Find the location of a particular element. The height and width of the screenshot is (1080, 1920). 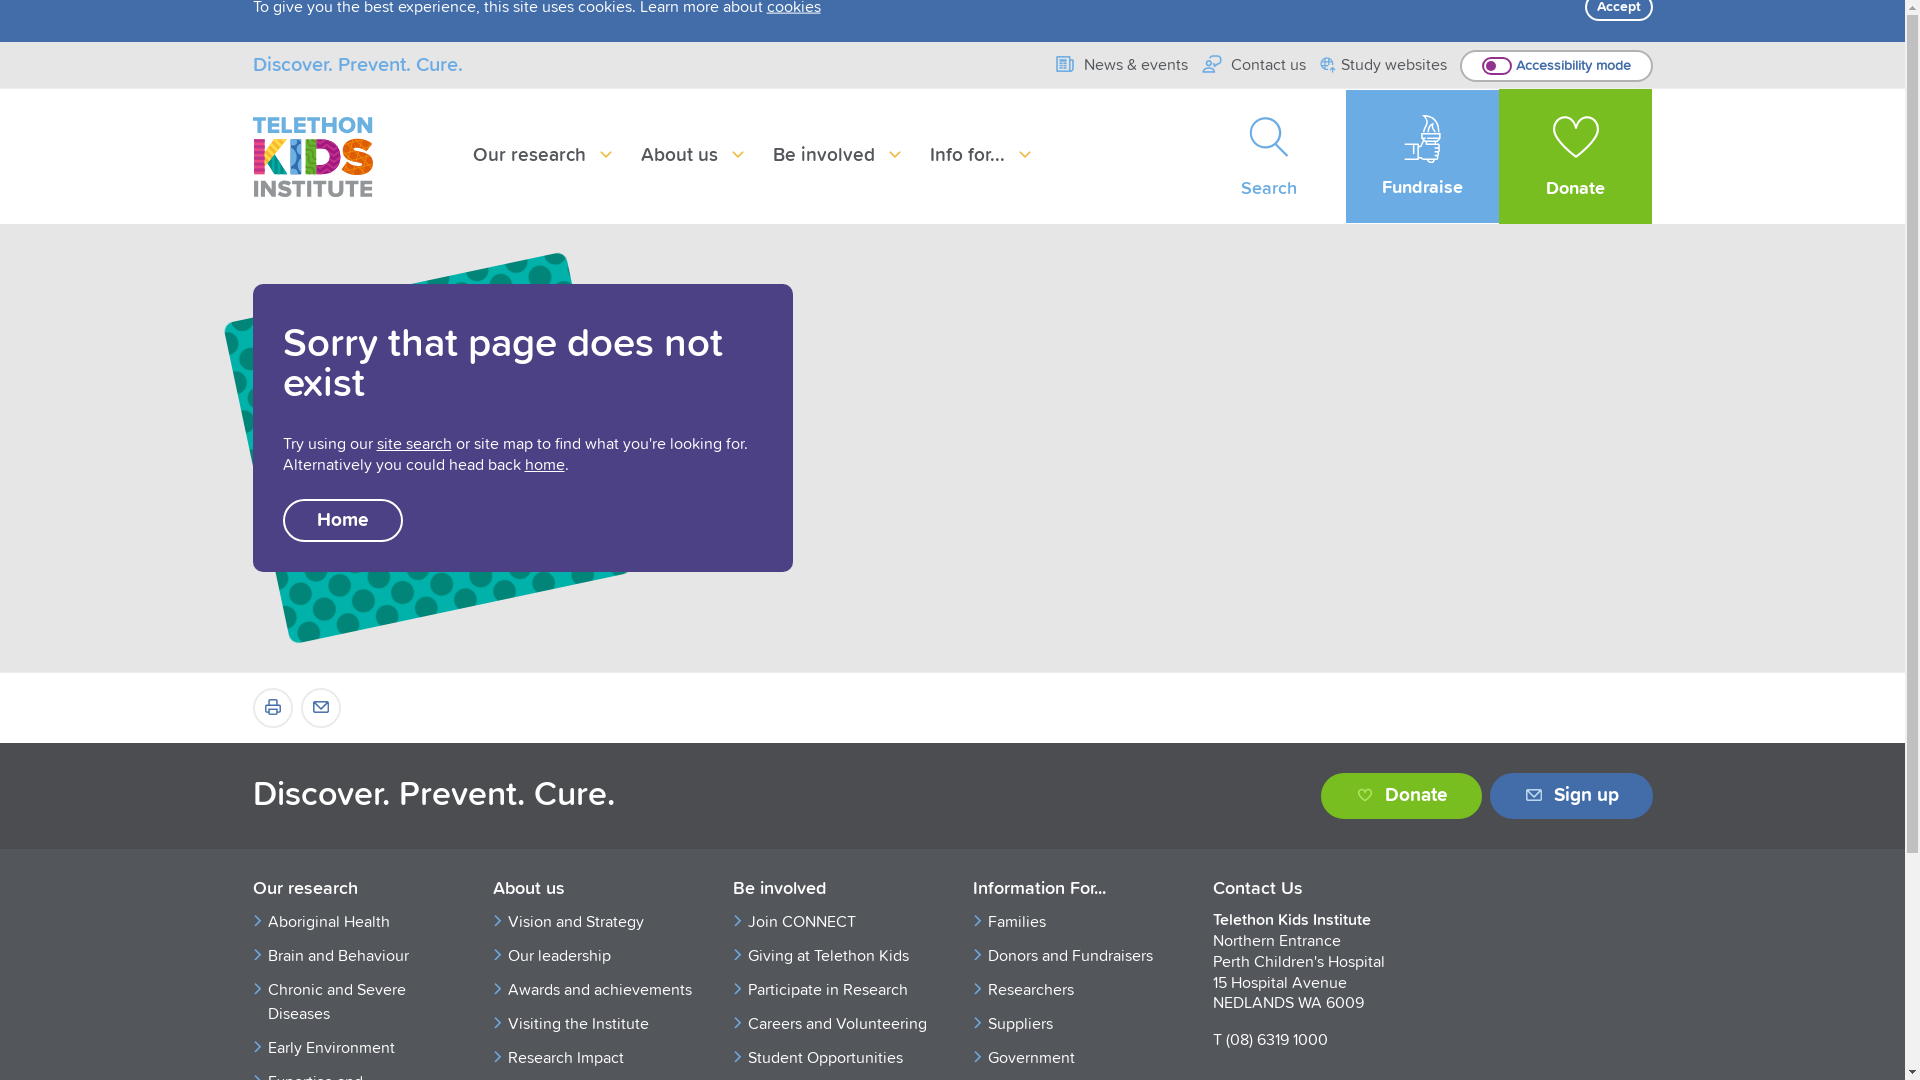

'Info for...' is located at coordinates (982, 154).